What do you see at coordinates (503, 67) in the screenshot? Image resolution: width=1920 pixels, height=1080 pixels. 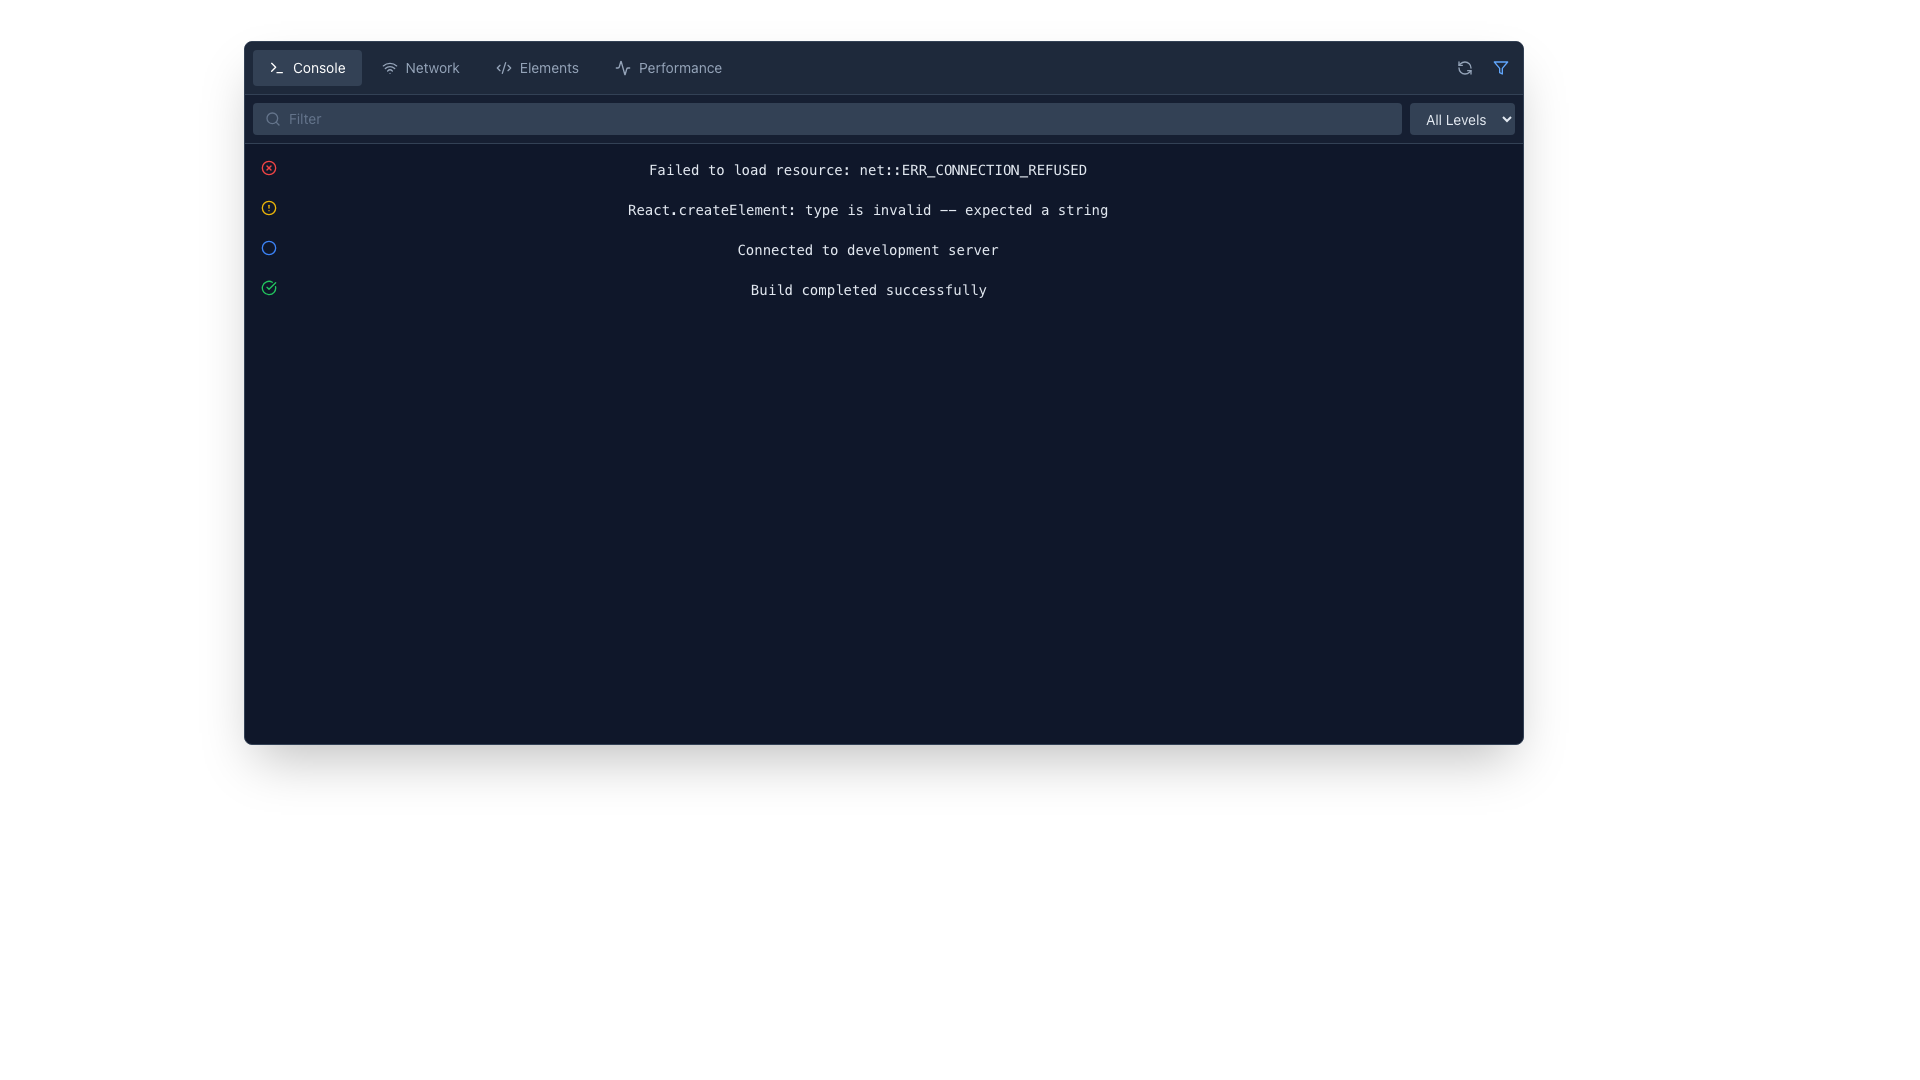 I see `the code-related feature icon located` at bounding box center [503, 67].